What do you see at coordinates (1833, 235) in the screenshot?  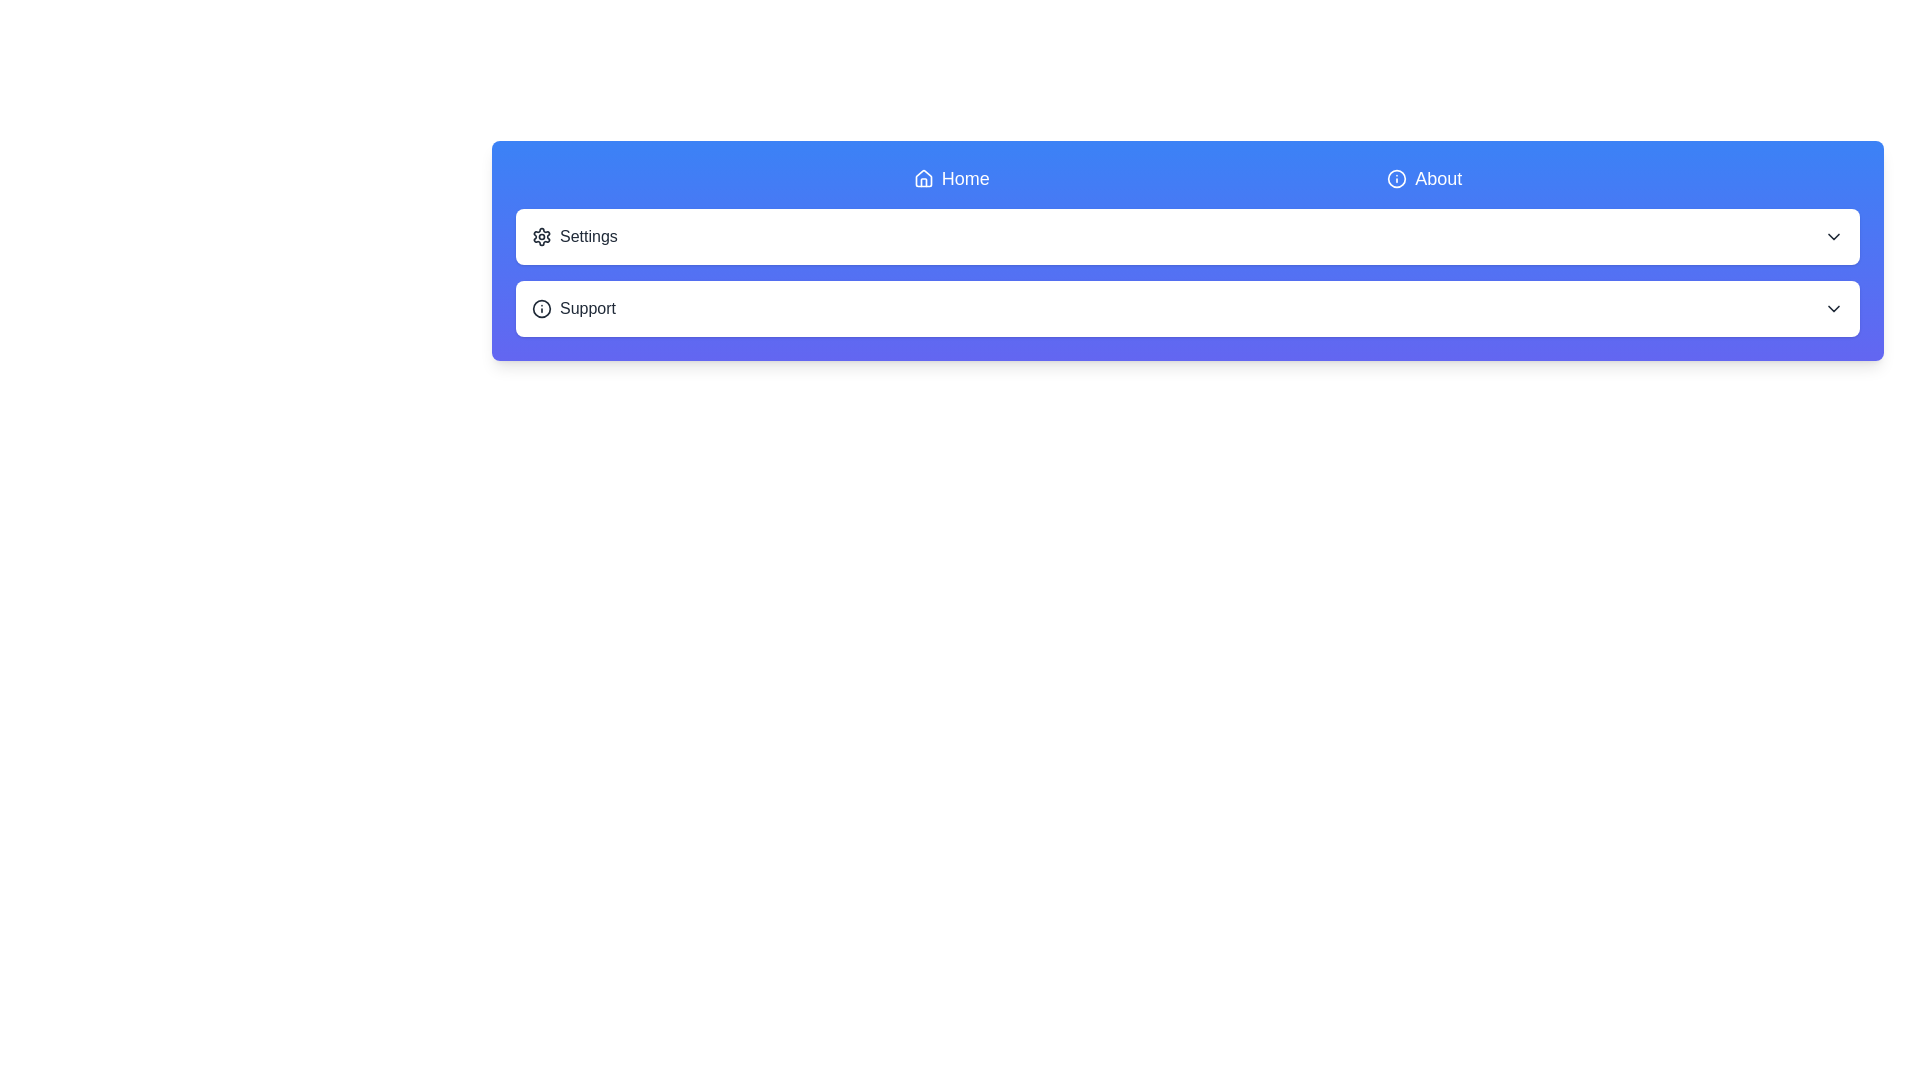 I see `the chevron-down icon next to the 'Settings' list item to explore the browser context menu options` at bounding box center [1833, 235].